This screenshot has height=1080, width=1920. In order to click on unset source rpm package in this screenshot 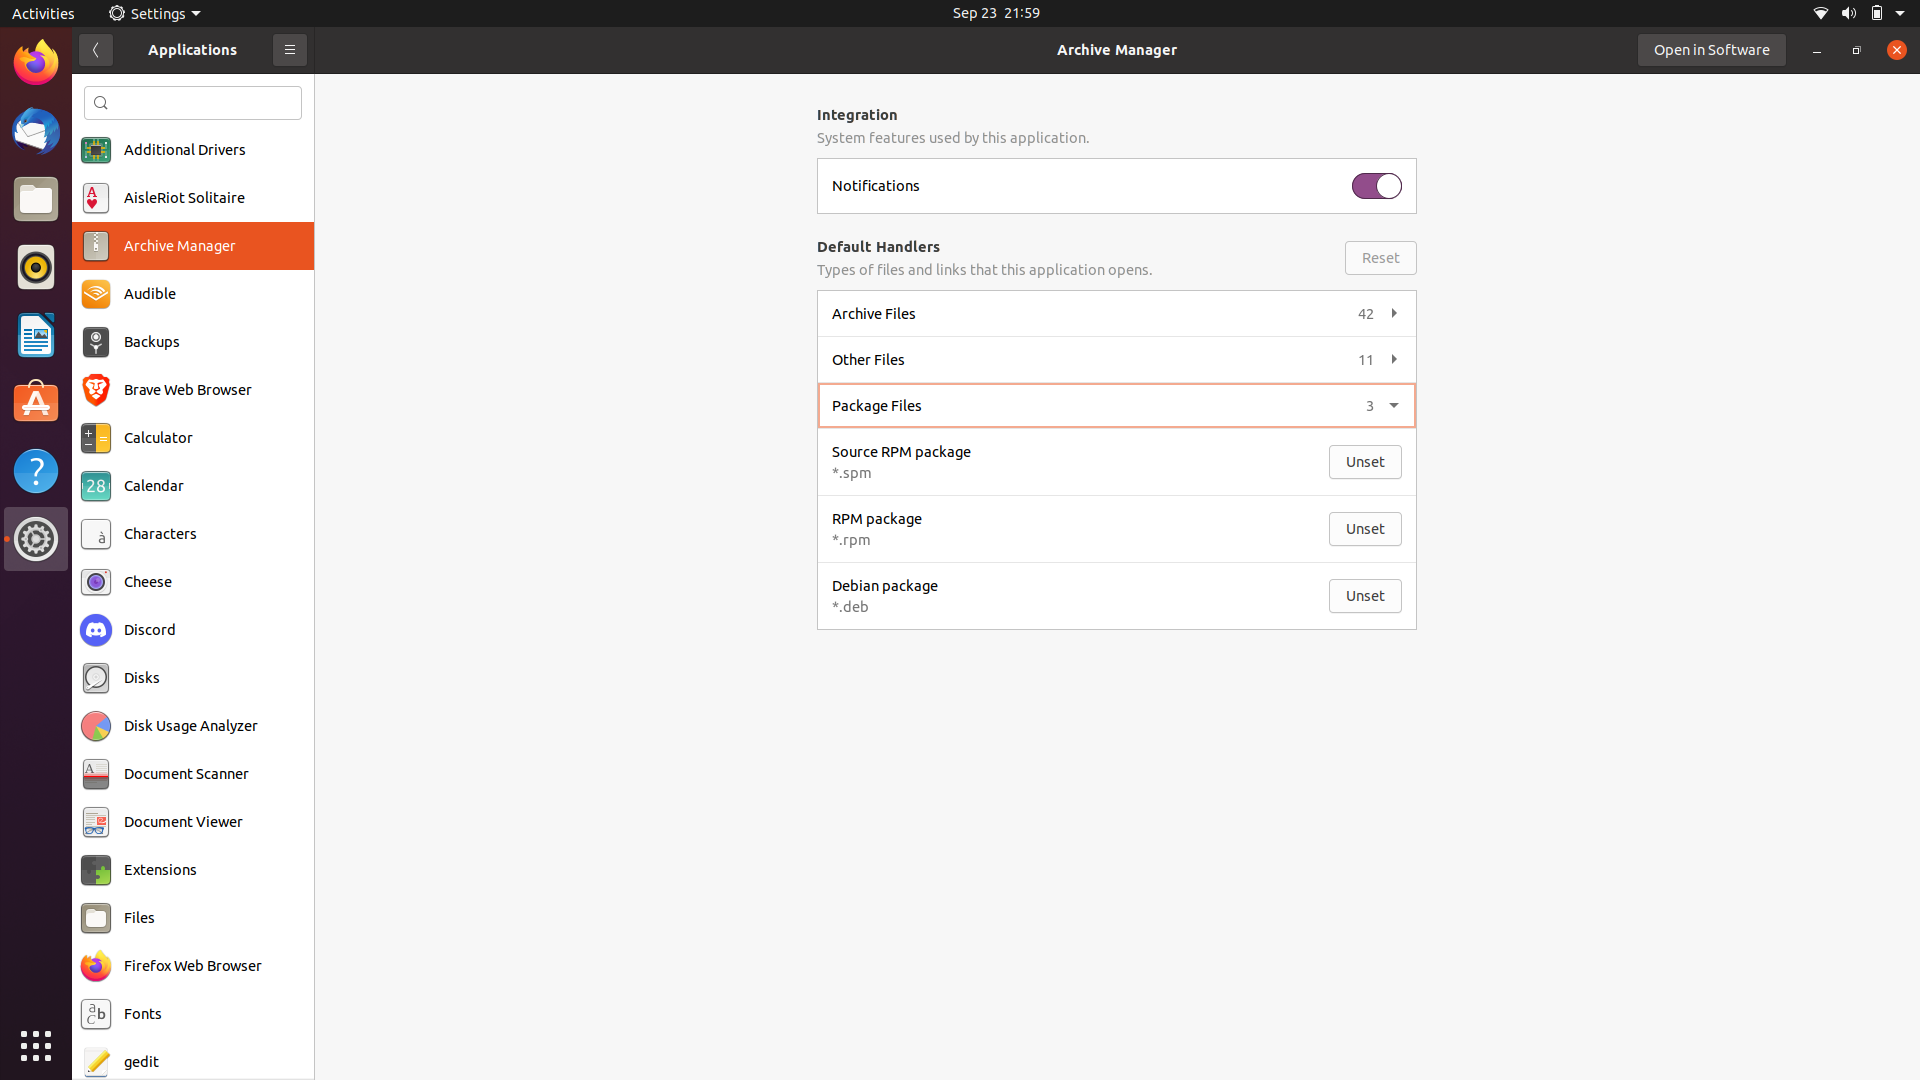, I will do `click(1366, 462)`.